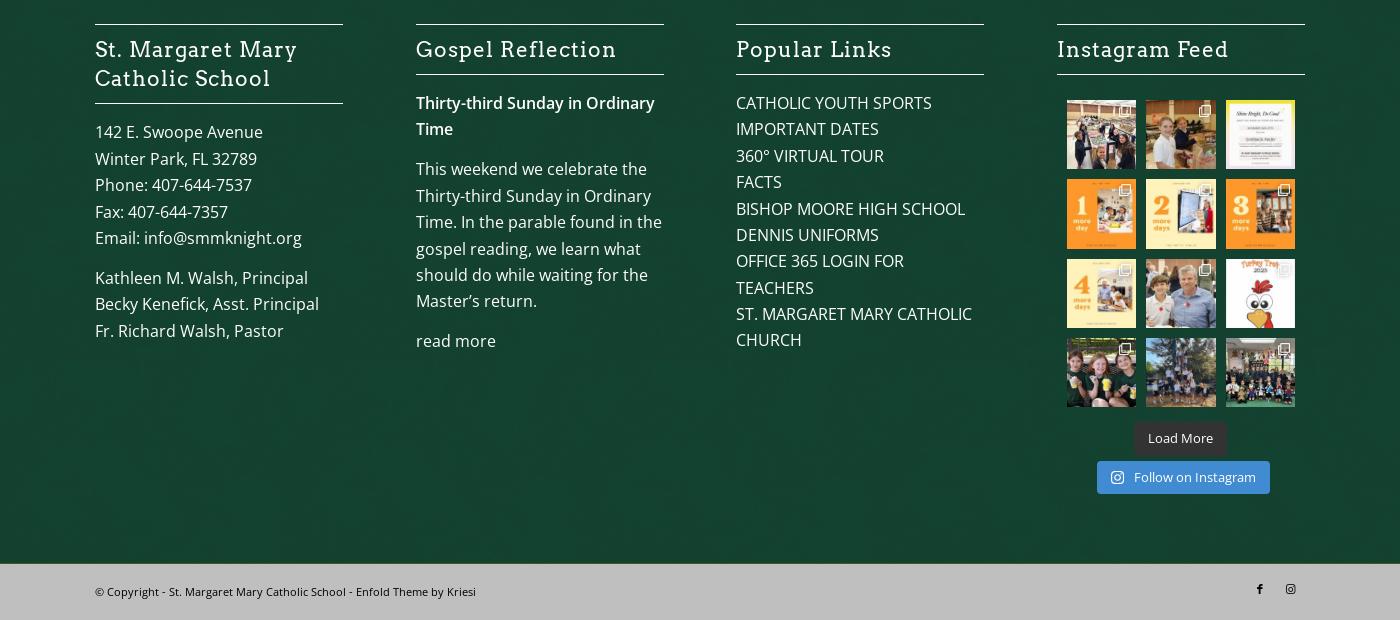 The height and width of the screenshot is (620, 1400). What do you see at coordinates (189, 329) in the screenshot?
I see `'Fr. Richard Walsh, Pastor'` at bounding box center [189, 329].